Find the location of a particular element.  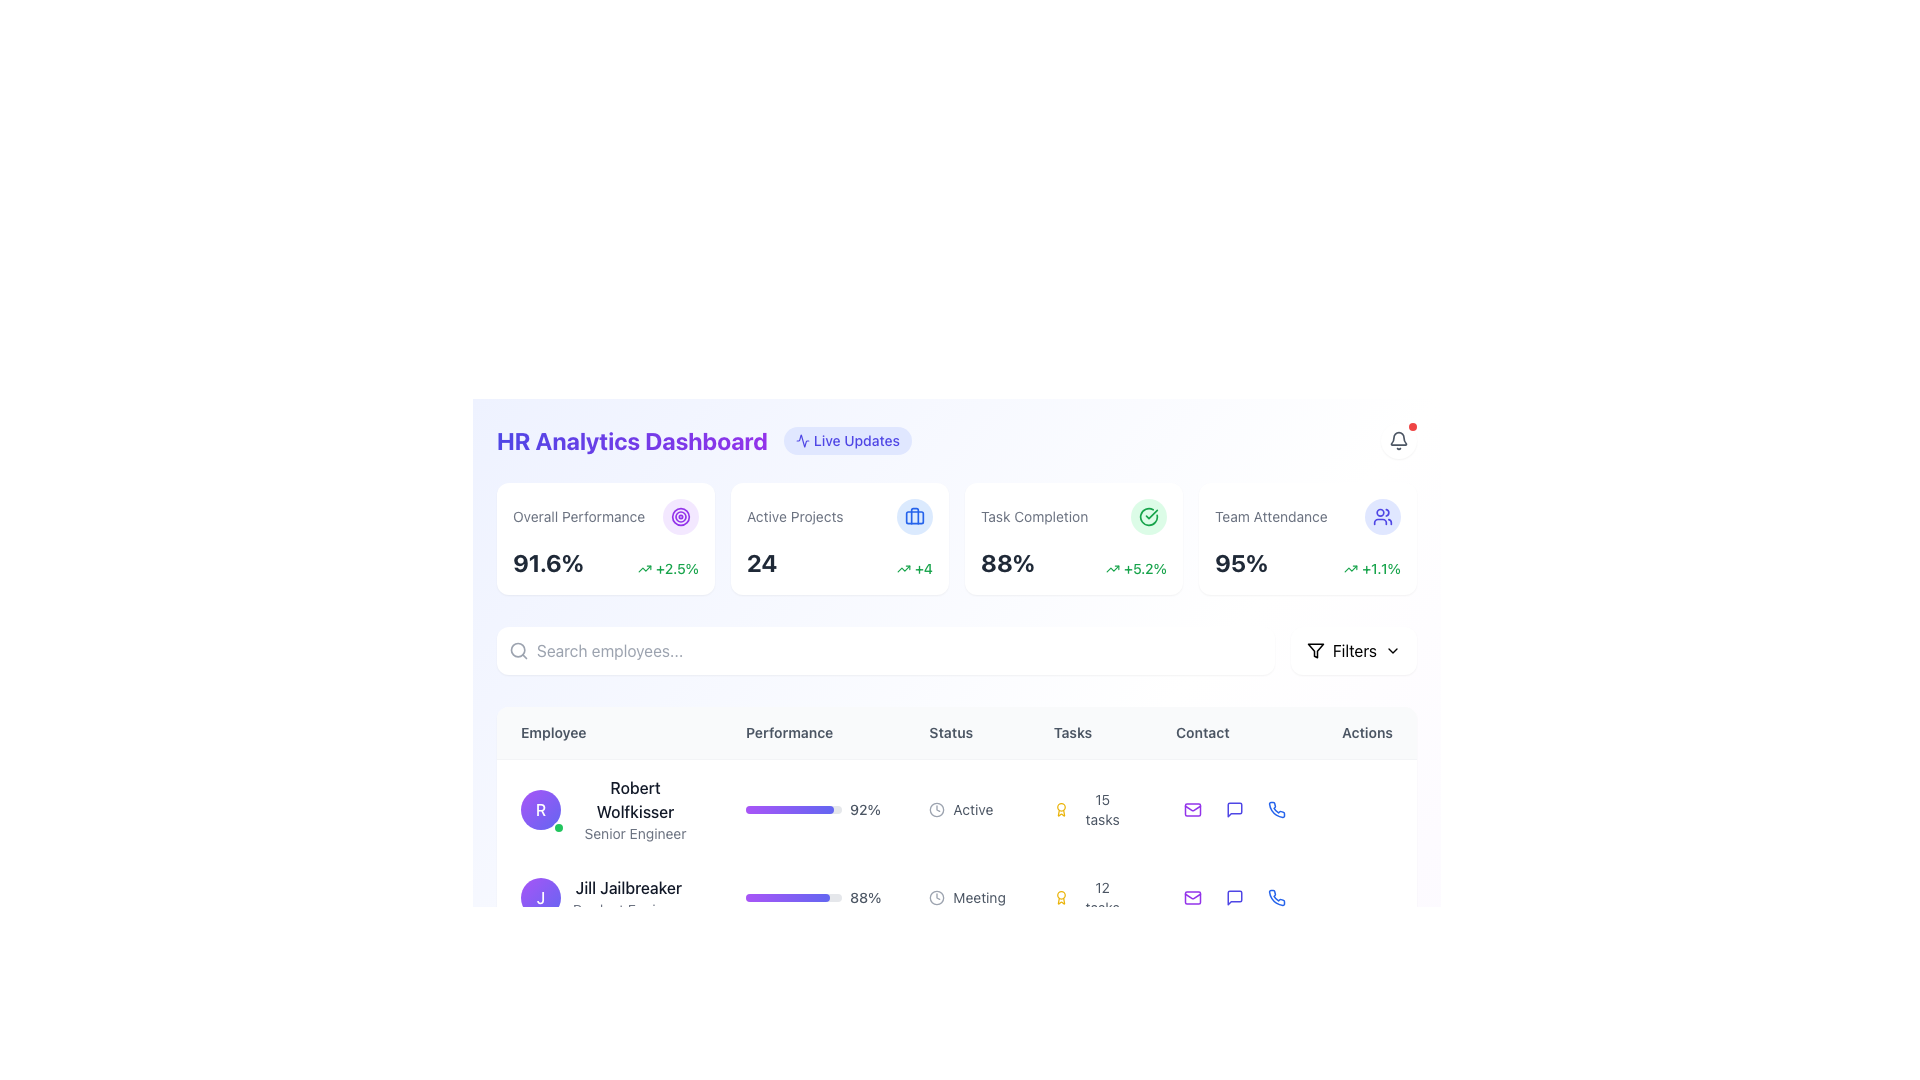

trend indicator of the Statistical display component showing a performance metric of '91.6%' with a green upward trend of '2.5%' located in the 'Overall Performance' section is located at coordinates (604, 563).